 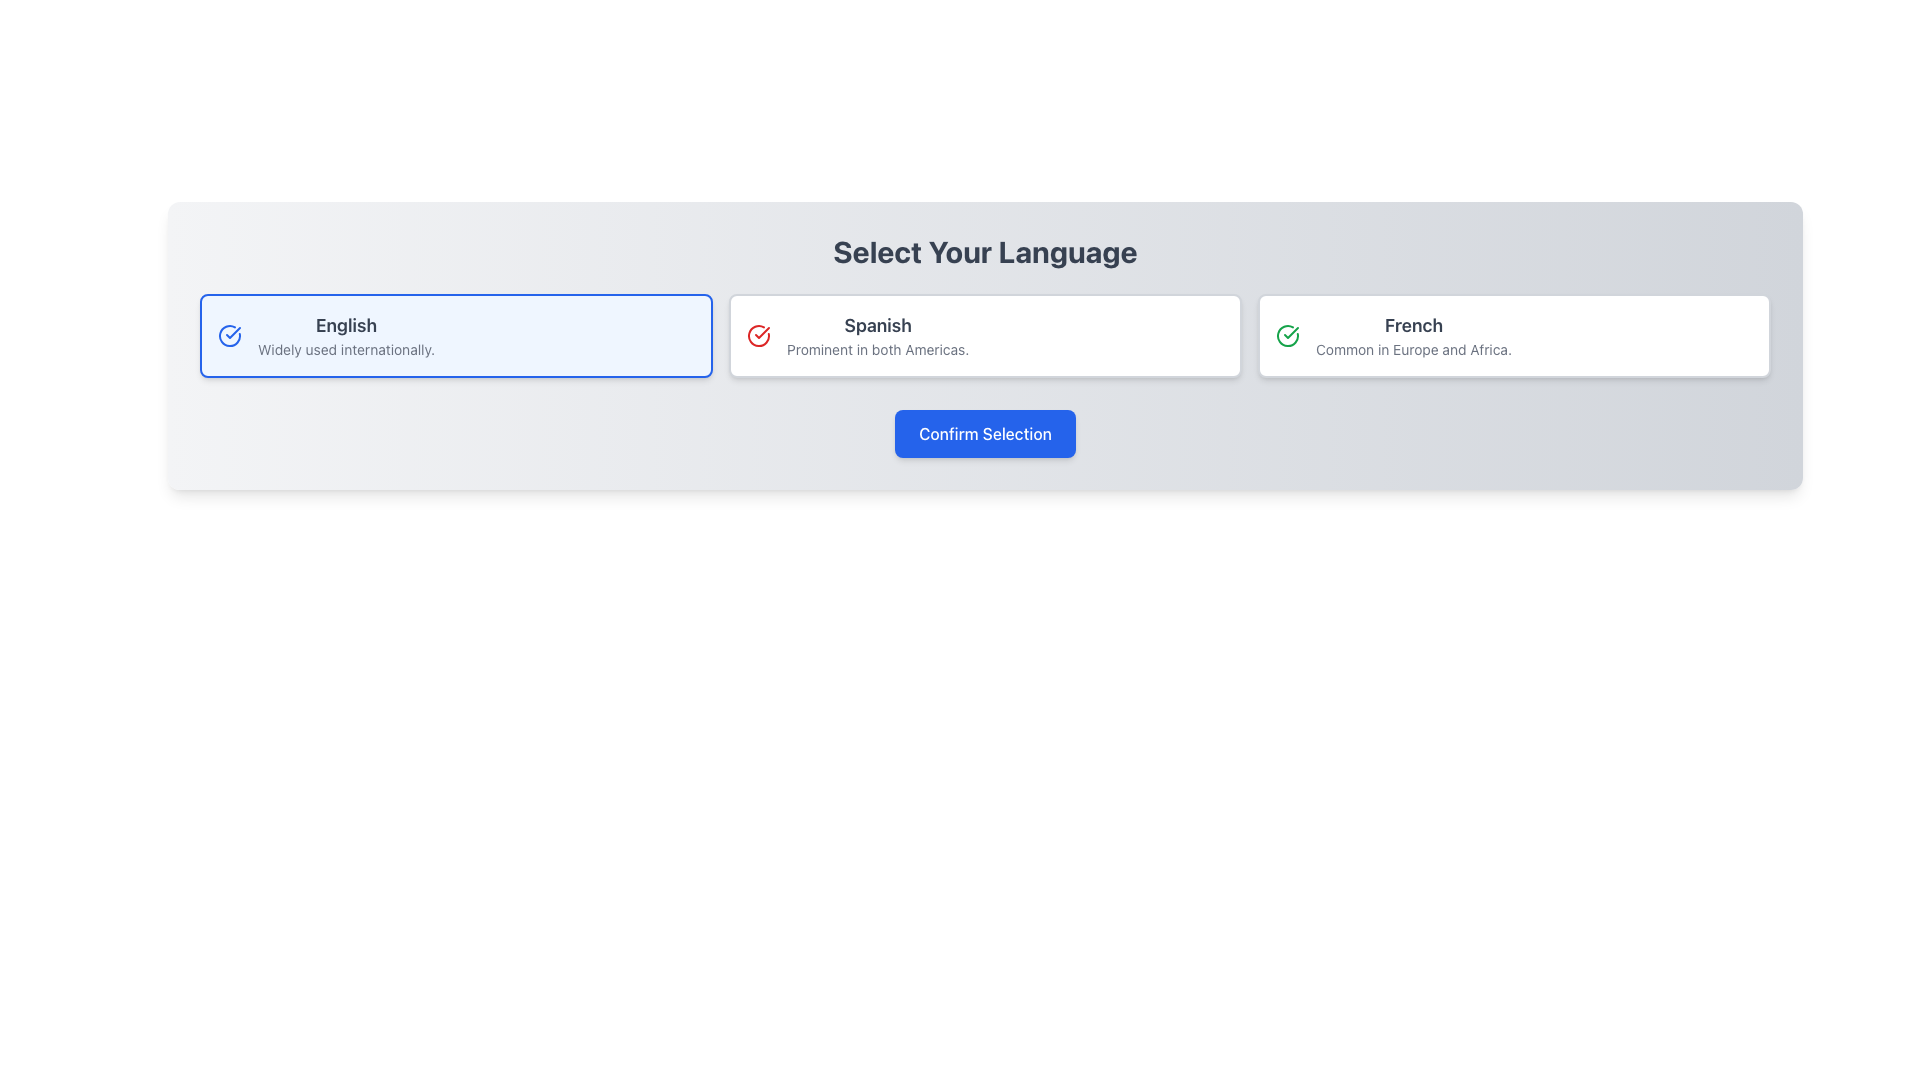 What do you see at coordinates (761, 331) in the screenshot?
I see `the icon indicating the 'Spanish' language option, located to the left of the text 'Prominent in both Americas.' and right of the 'English' option` at bounding box center [761, 331].